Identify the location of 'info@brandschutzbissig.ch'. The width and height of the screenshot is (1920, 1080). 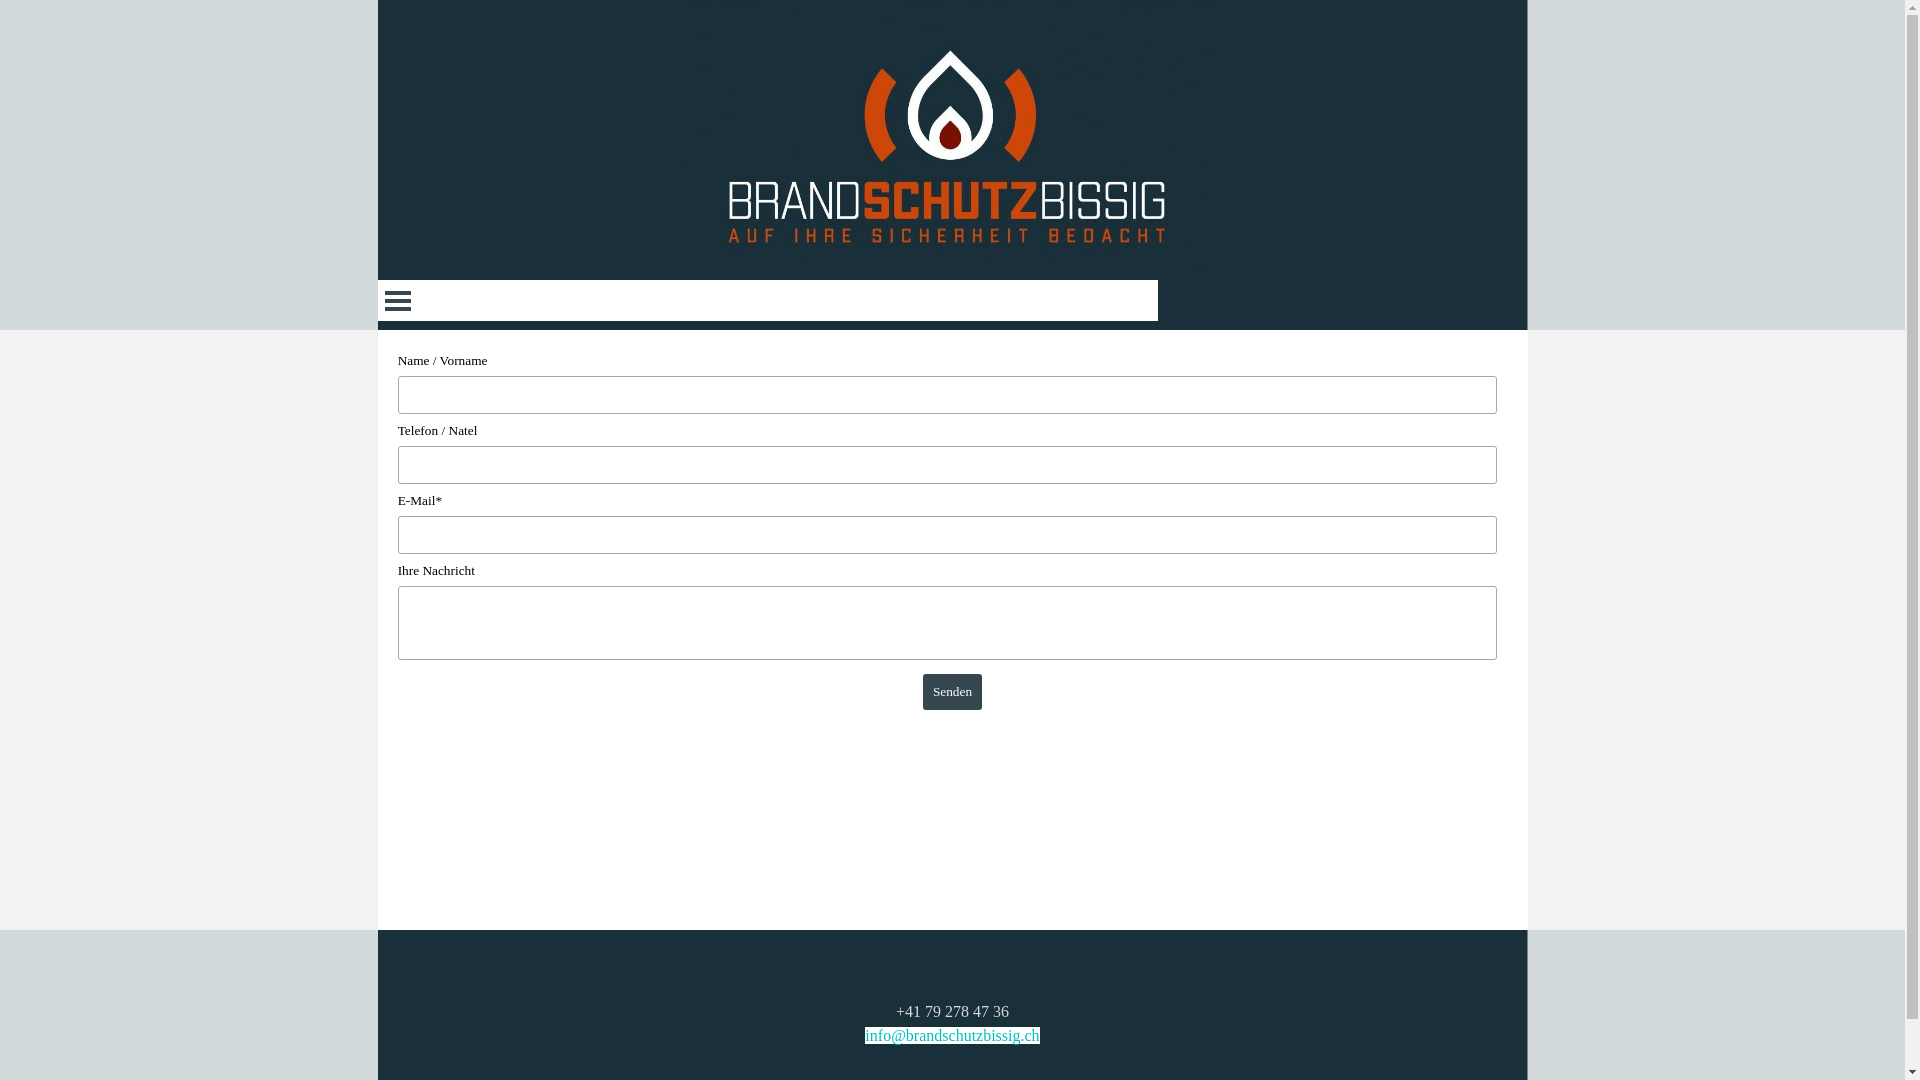
(950, 1035).